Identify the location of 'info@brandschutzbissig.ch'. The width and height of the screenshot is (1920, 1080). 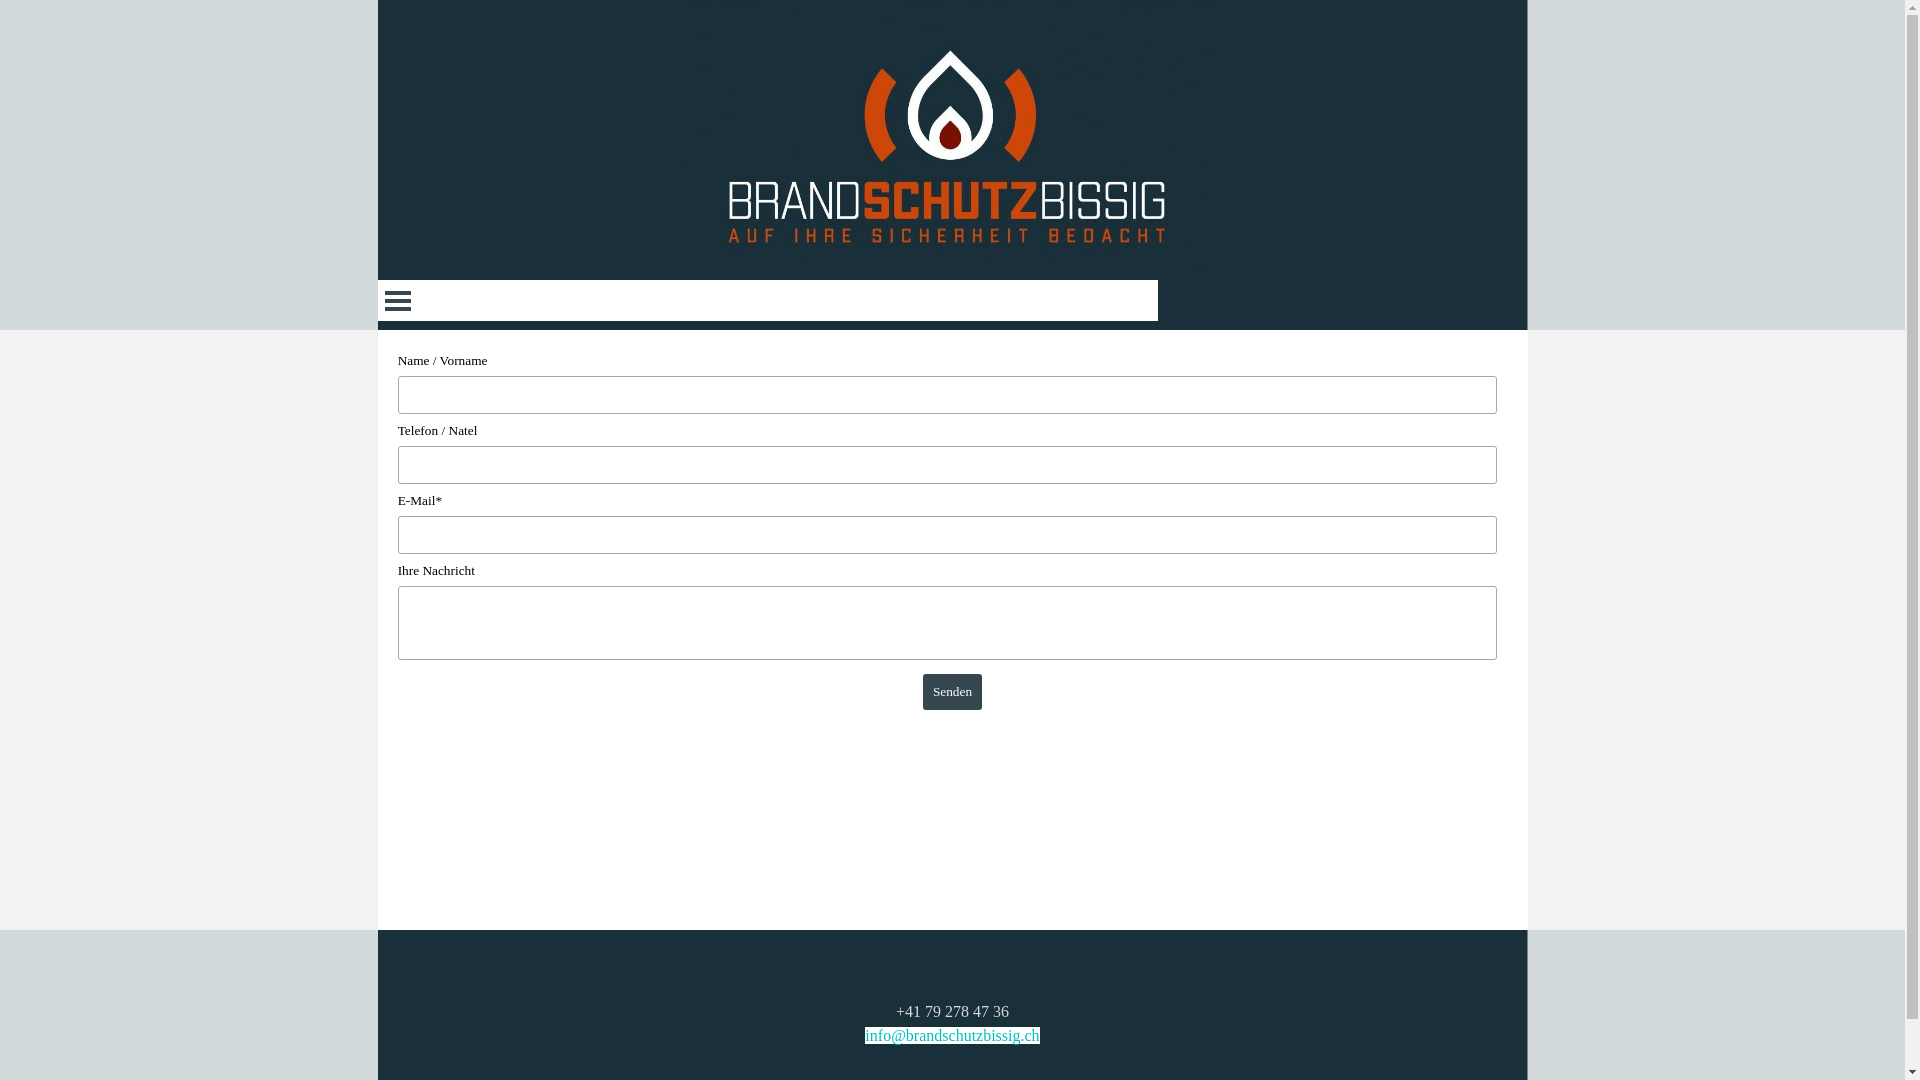
(950, 1035).